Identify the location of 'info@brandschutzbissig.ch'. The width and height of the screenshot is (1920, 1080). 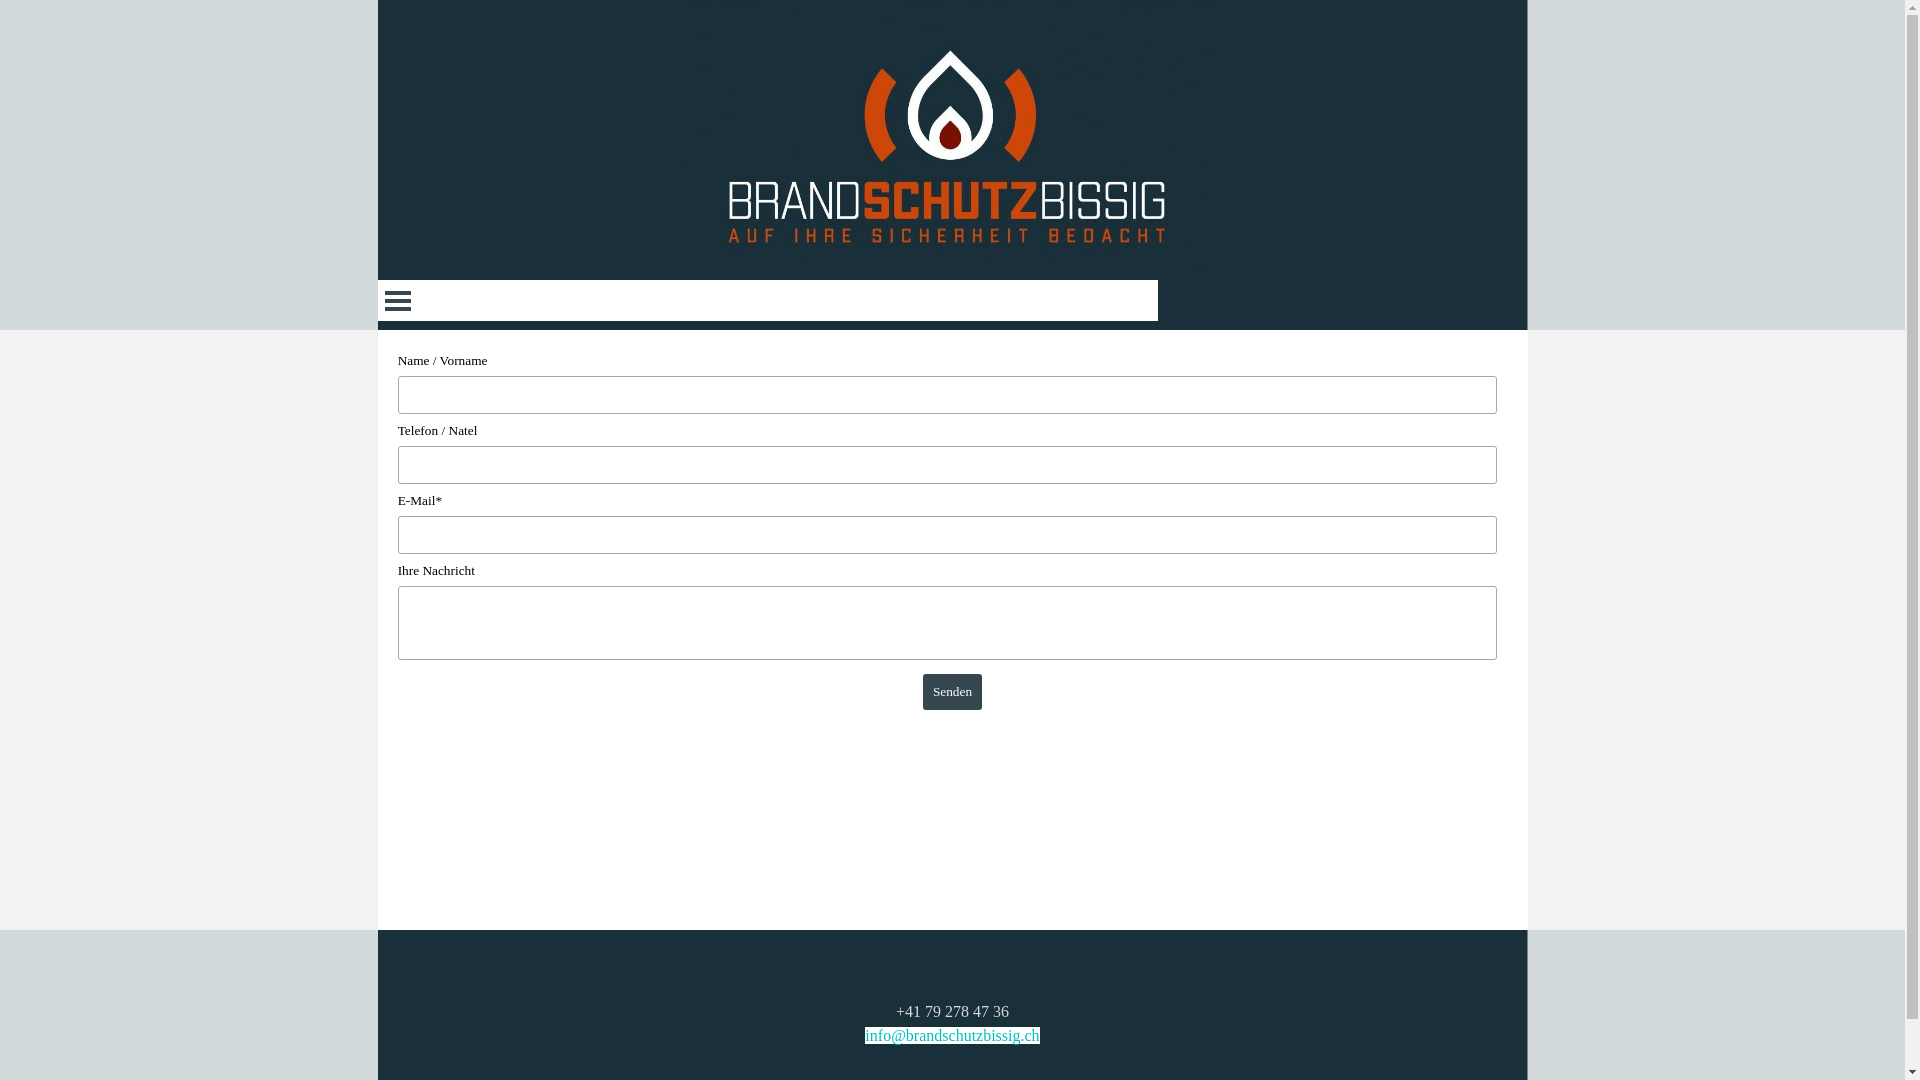
(950, 1035).